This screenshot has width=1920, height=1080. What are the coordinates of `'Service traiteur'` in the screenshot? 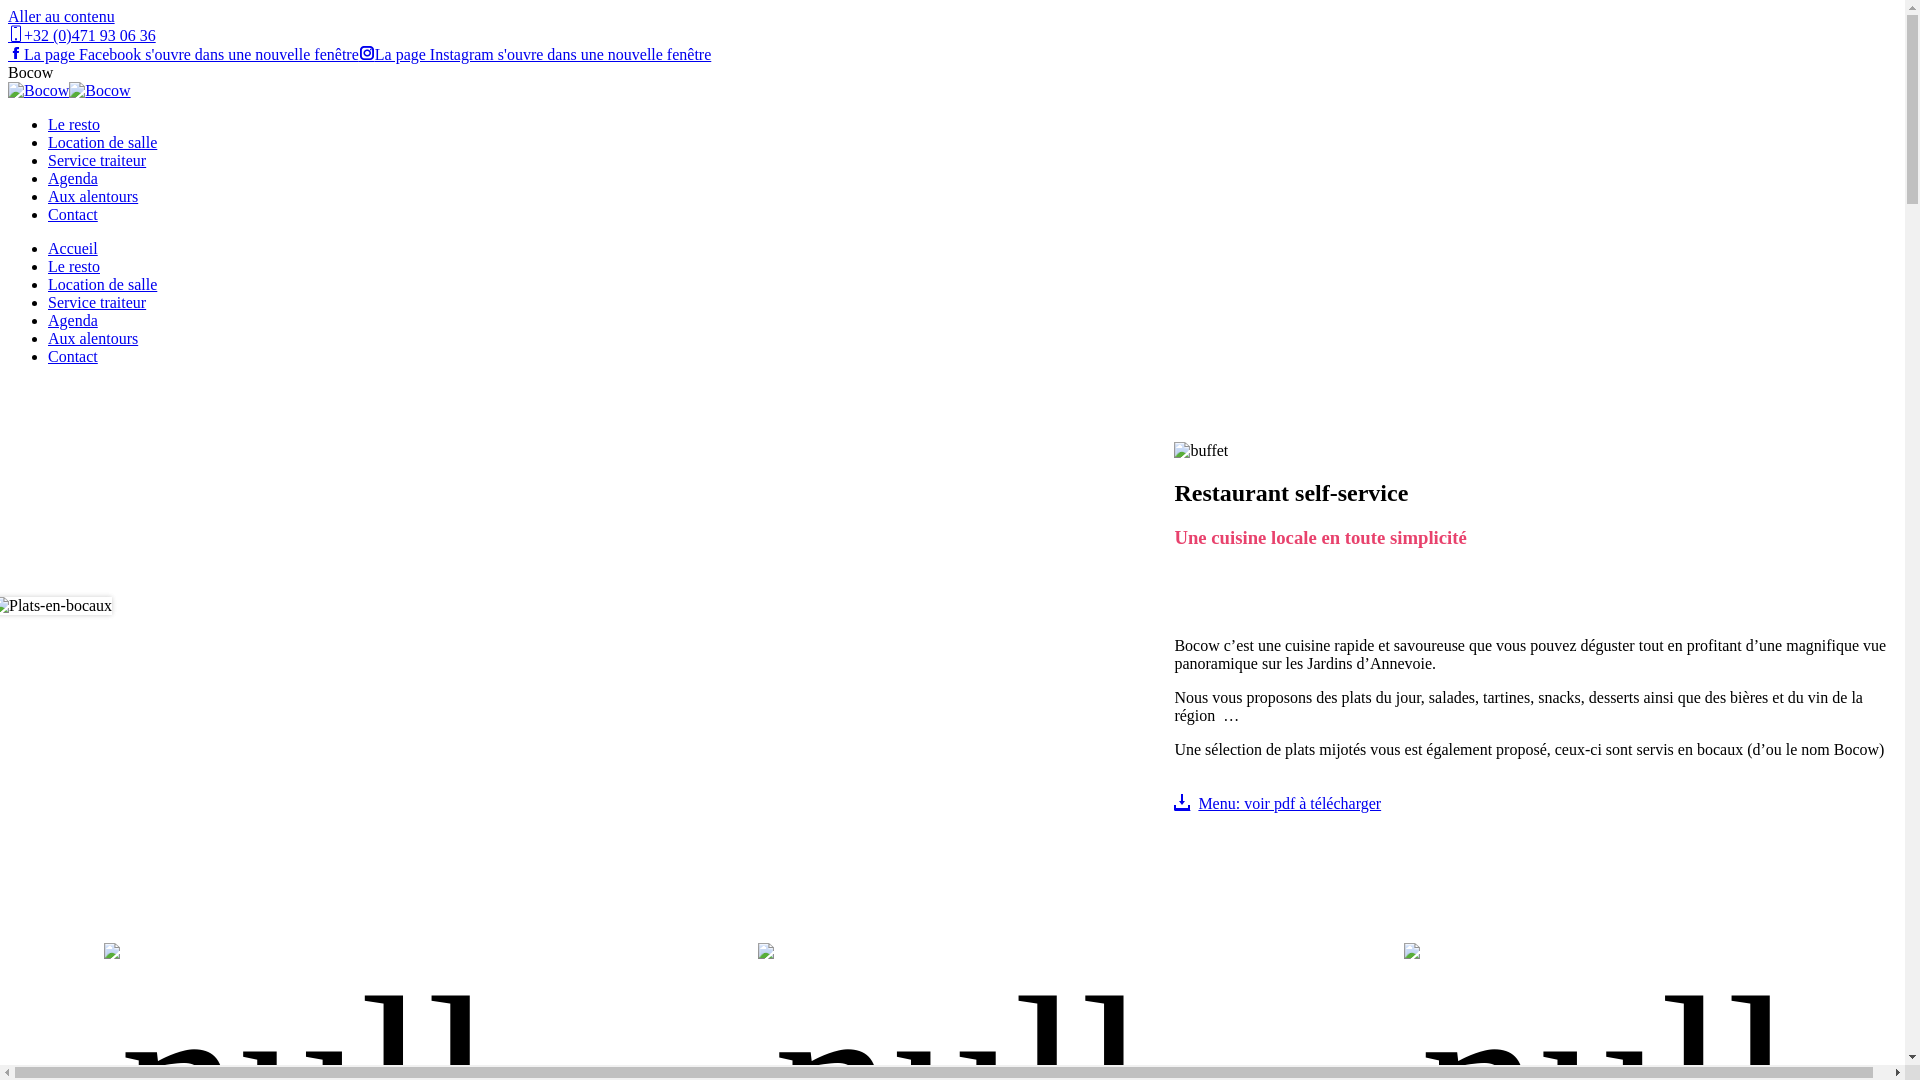 It's located at (95, 159).